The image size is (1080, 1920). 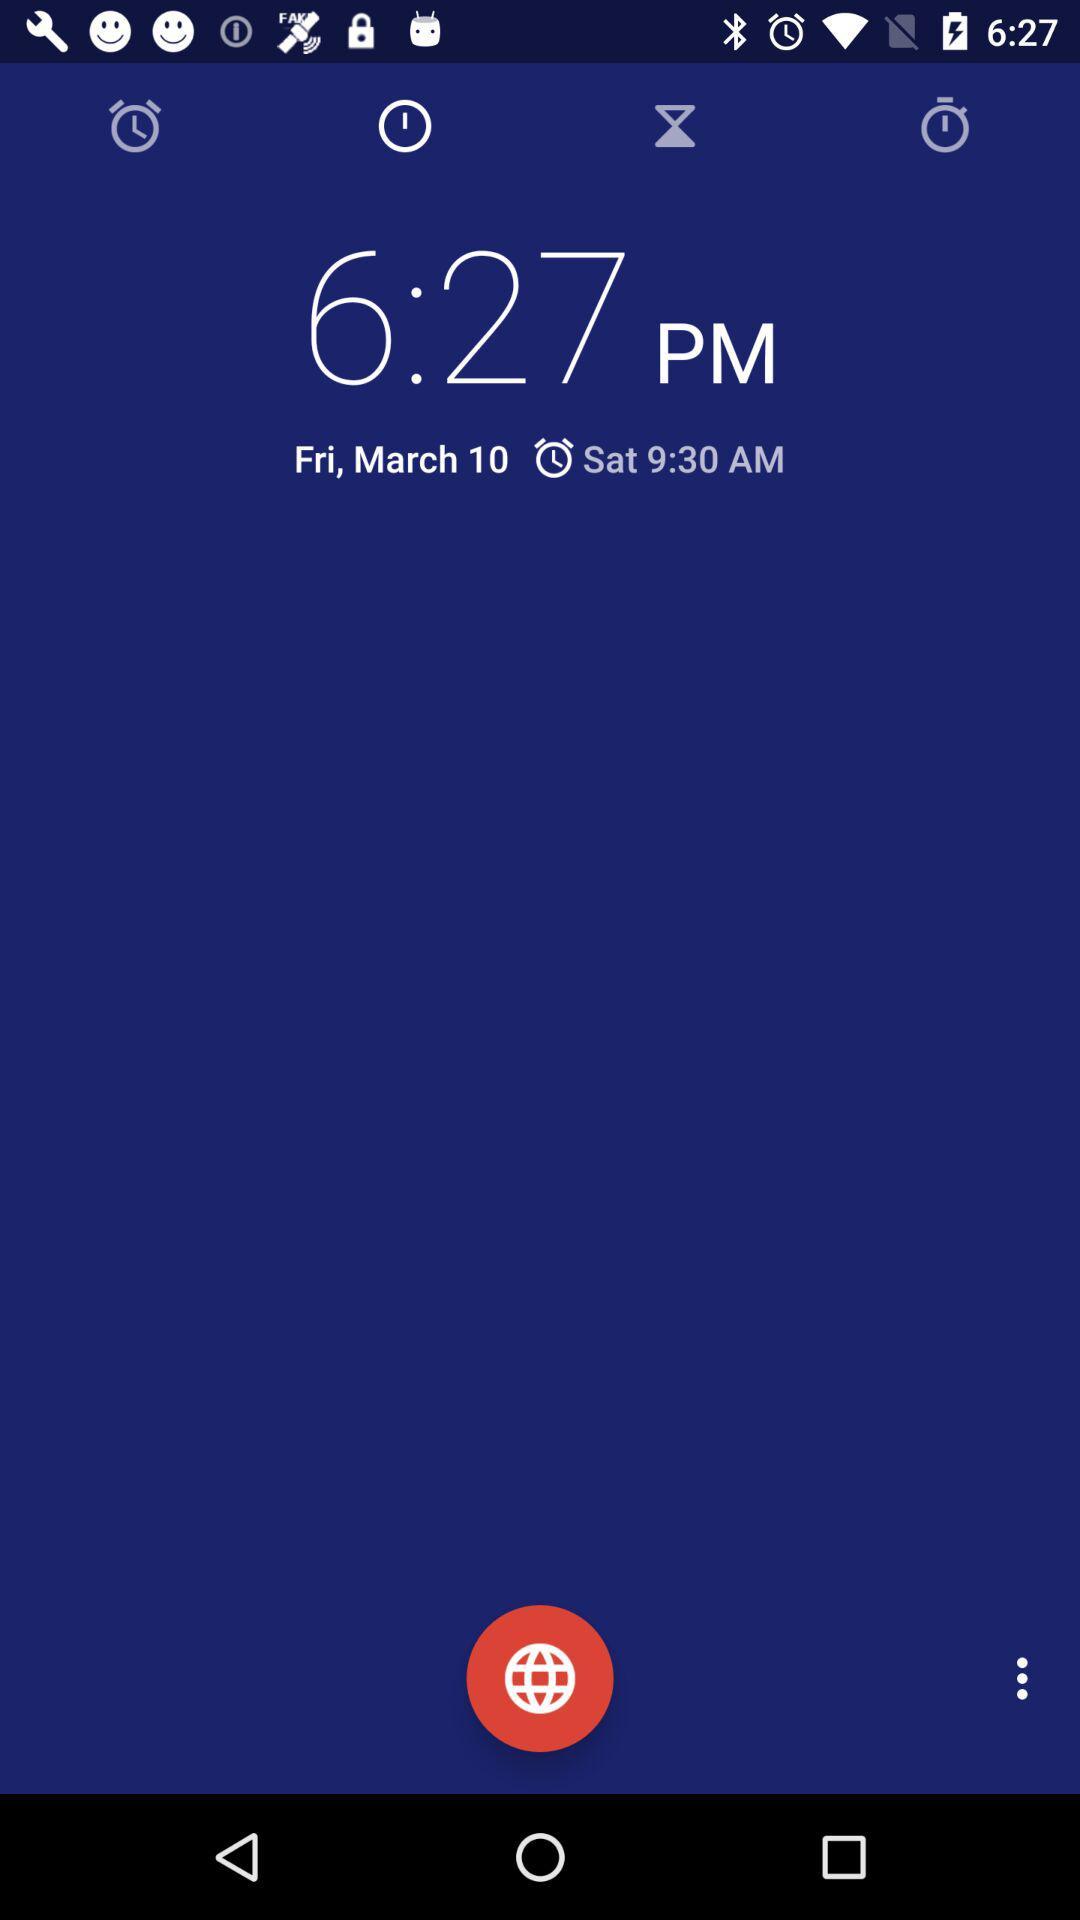 I want to click on the more icon, so click(x=1027, y=1678).